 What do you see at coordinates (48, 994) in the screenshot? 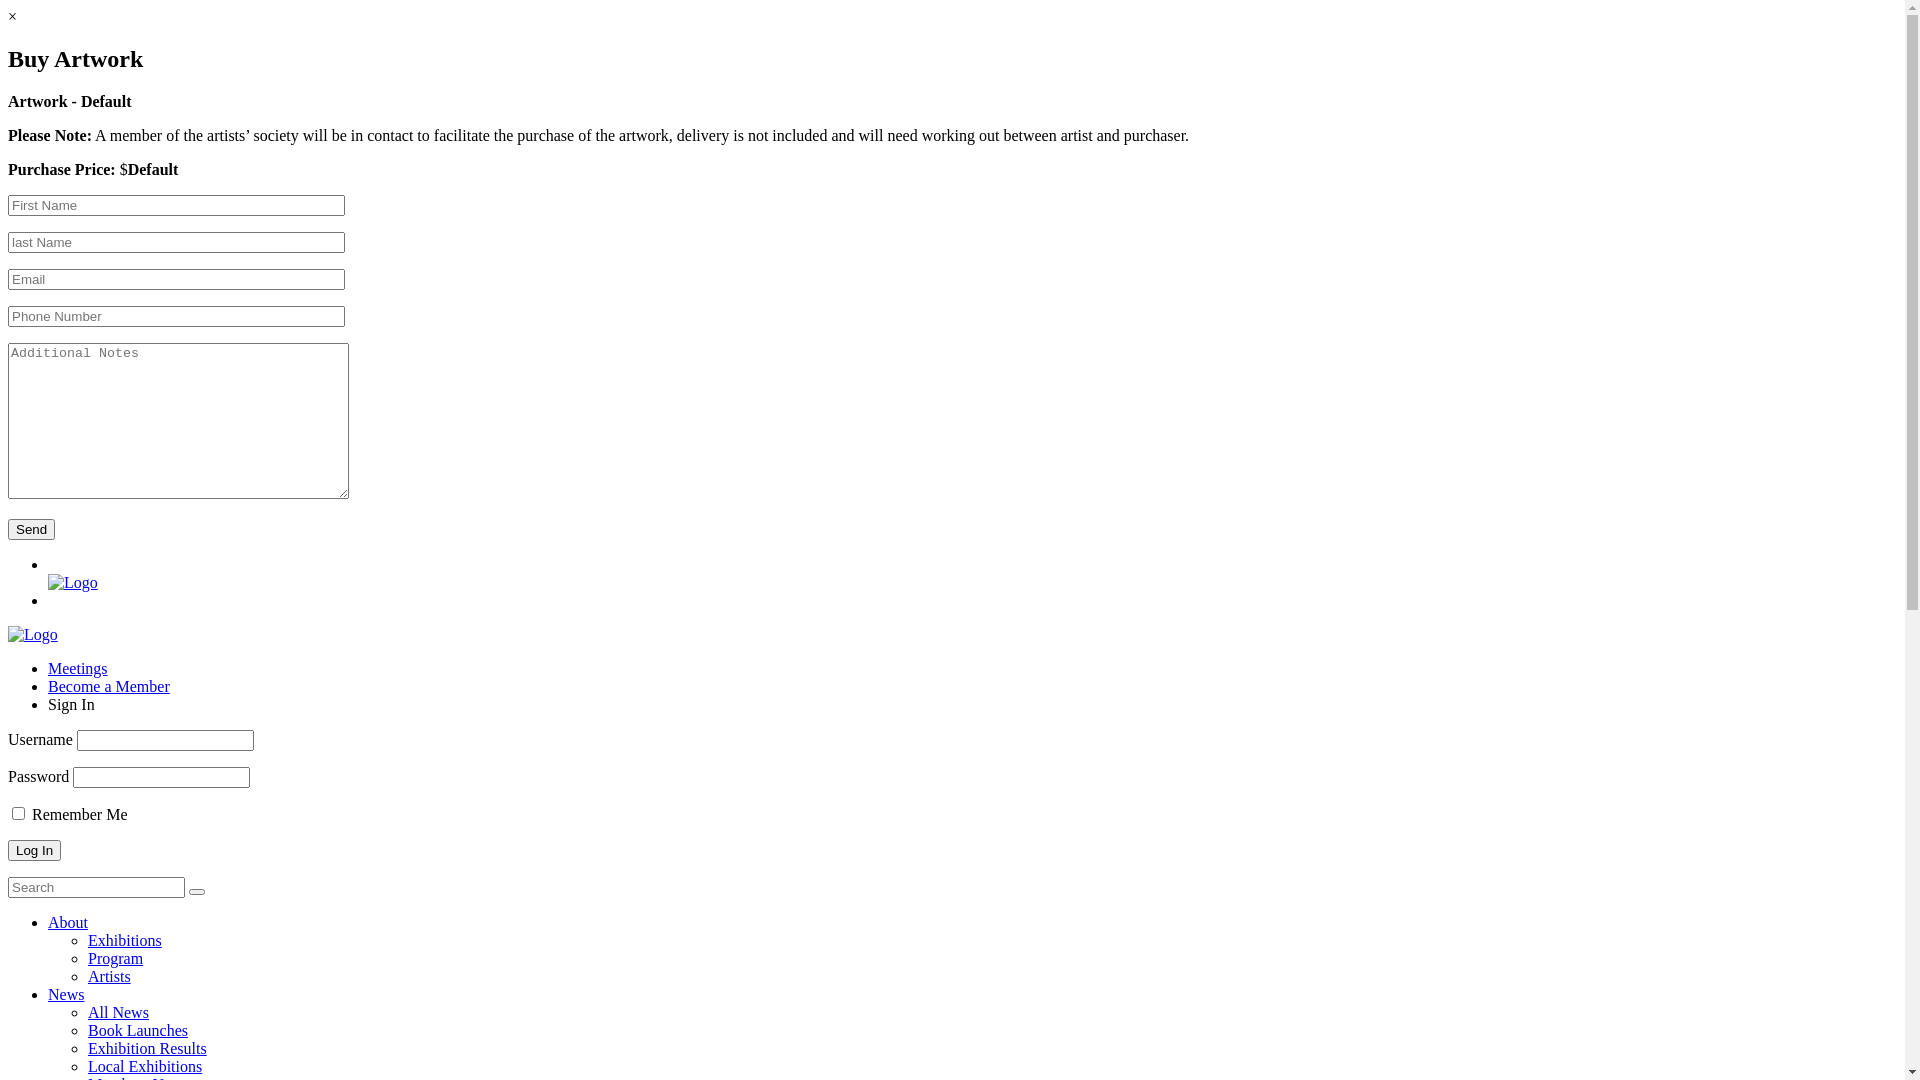
I see `'News'` at bounding box center [48, 994].